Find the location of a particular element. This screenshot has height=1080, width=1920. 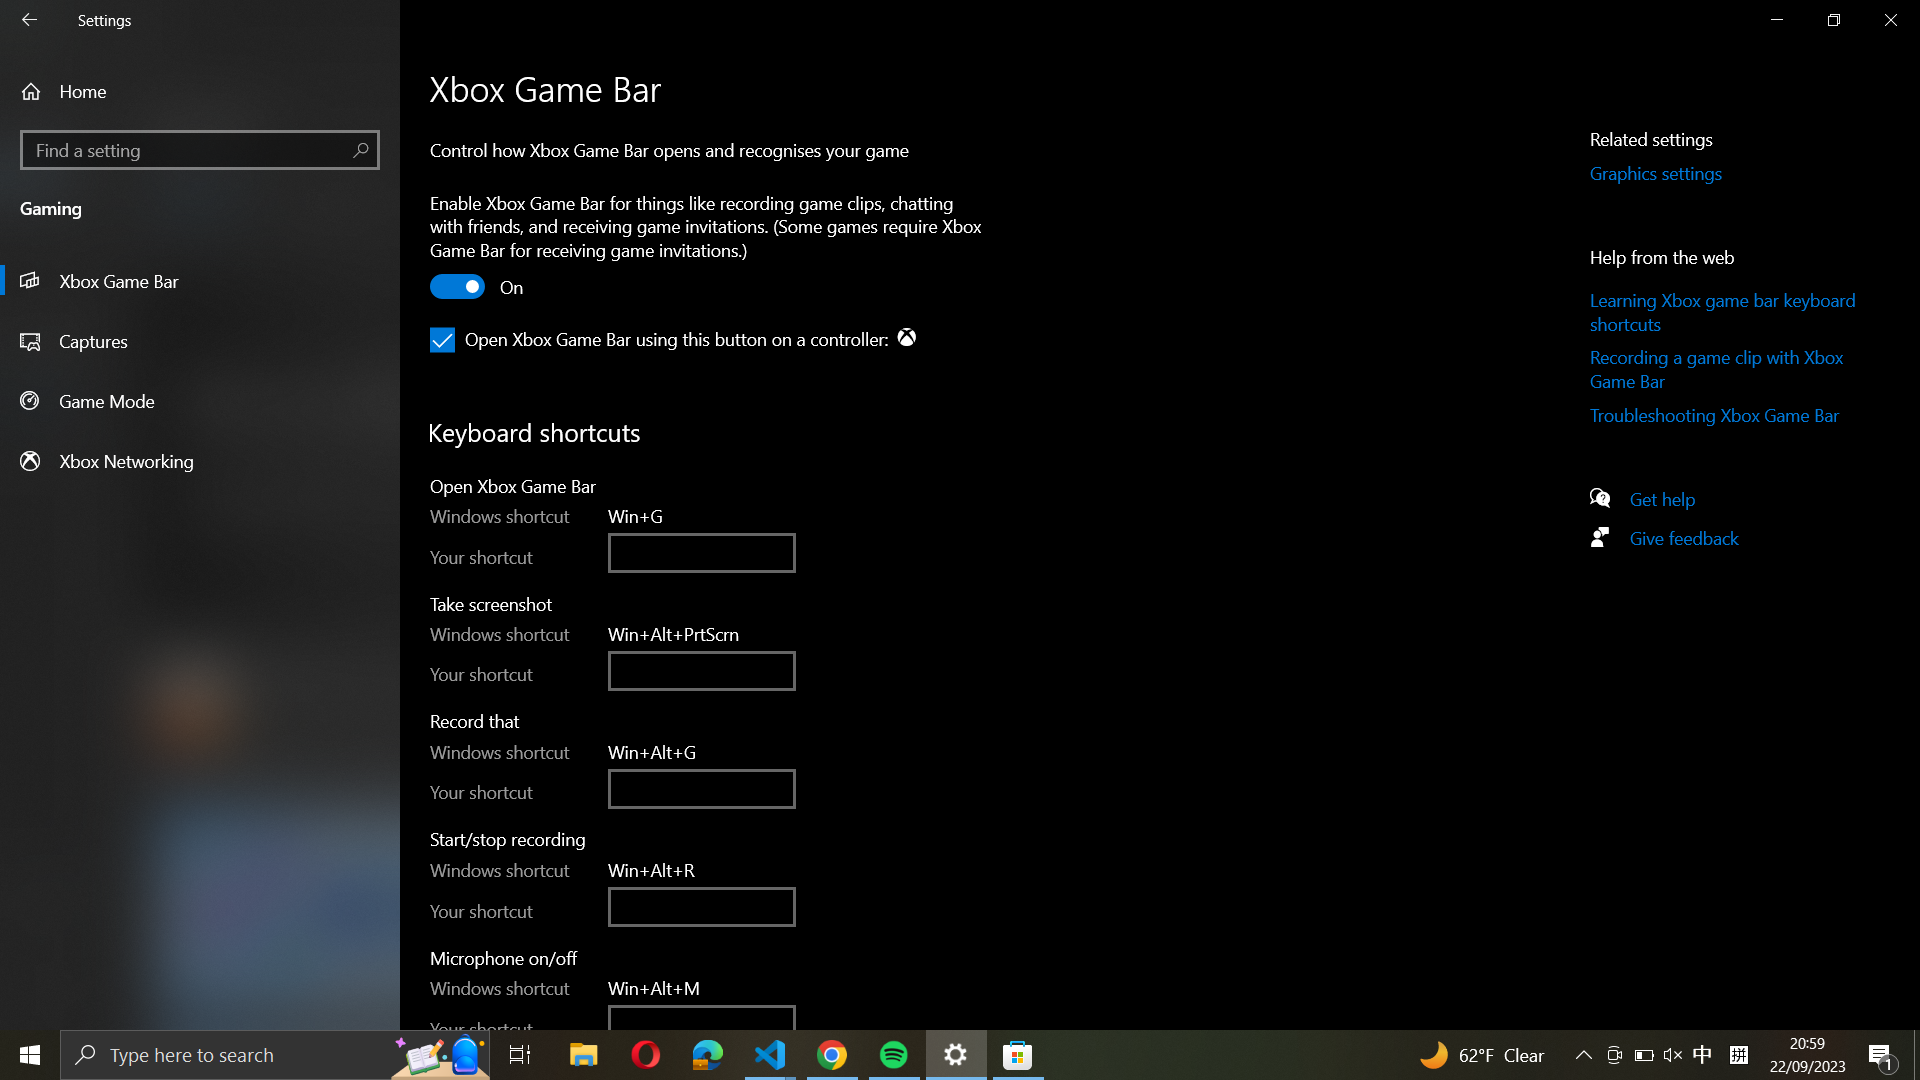

the Xbox Game Bar Keyboard Shortcuts tutorial page is located at coordinates (1725, 312).